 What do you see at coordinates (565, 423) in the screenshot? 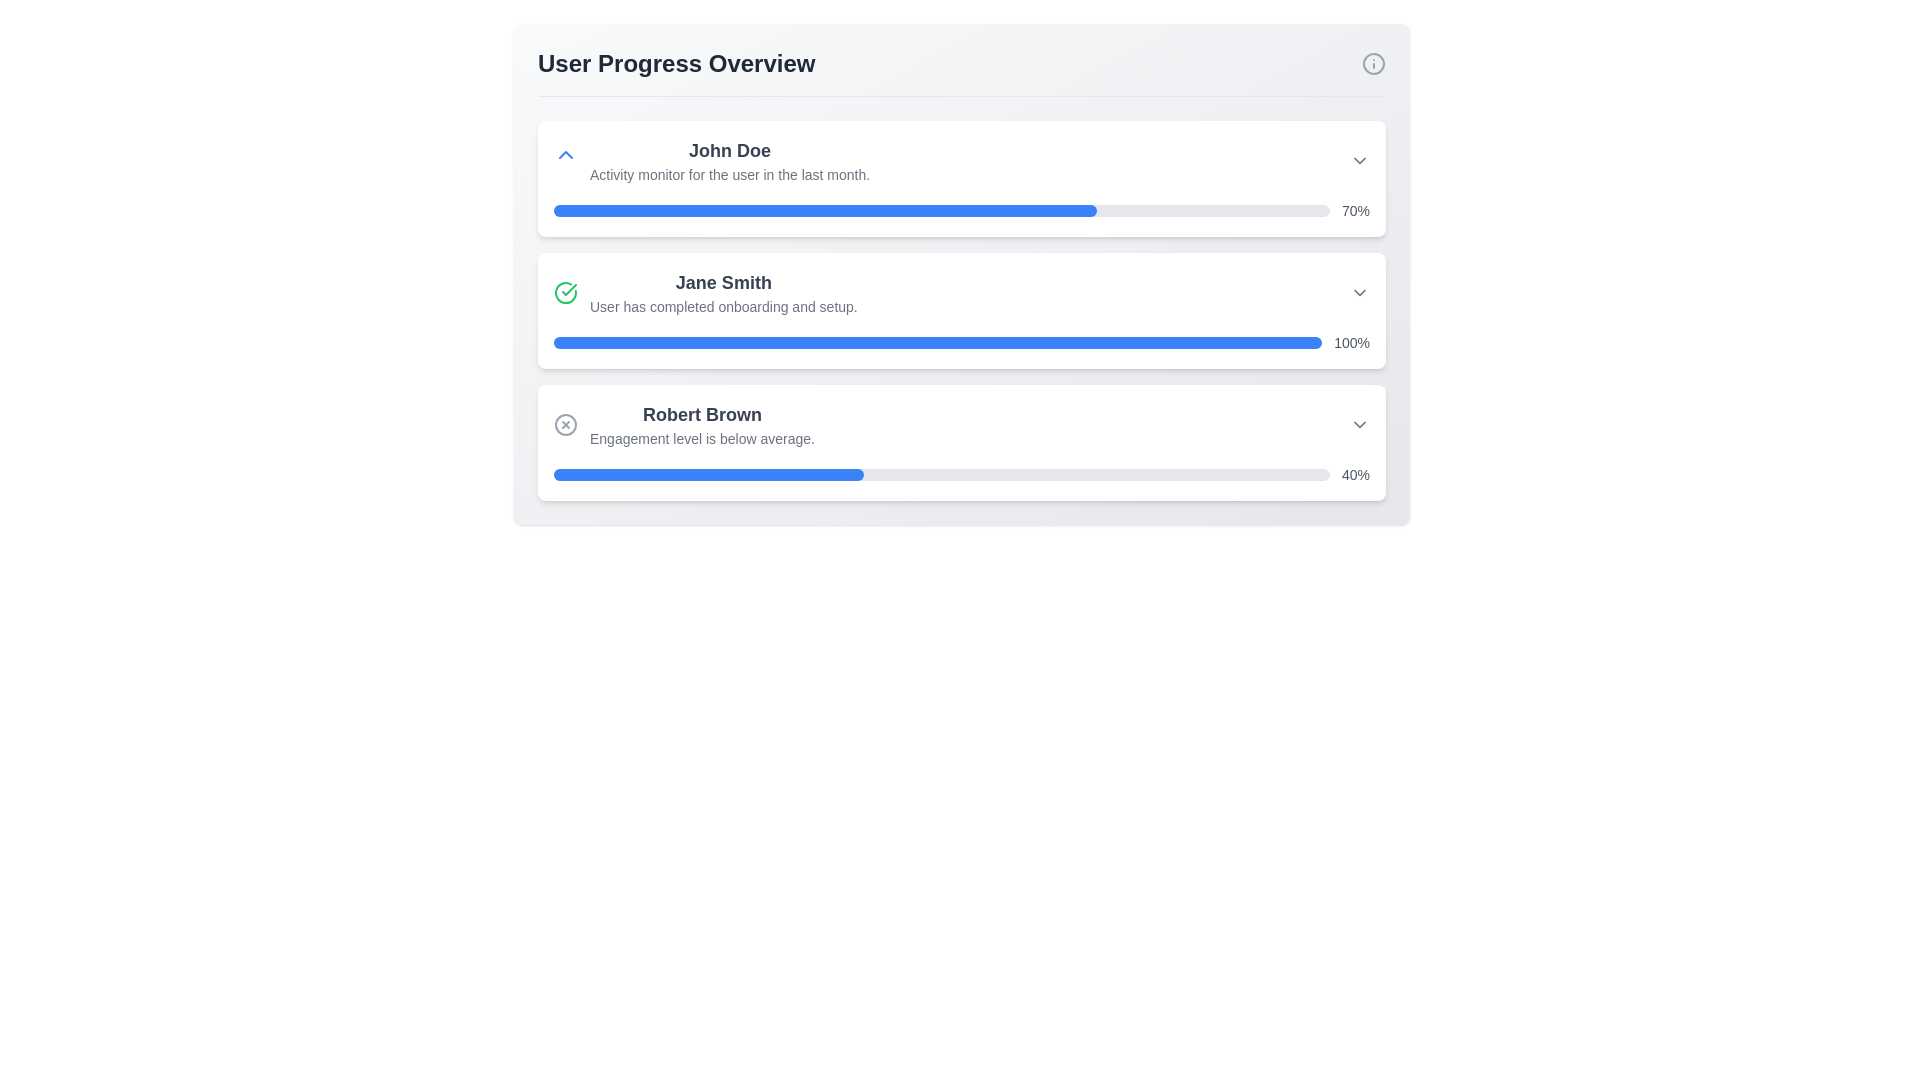
I see `the circular SVG element that forms the outer border of the 'X' icon in the 'Robert Brown' section of the User Progress Overview interface` at bounding box center [565, 423].